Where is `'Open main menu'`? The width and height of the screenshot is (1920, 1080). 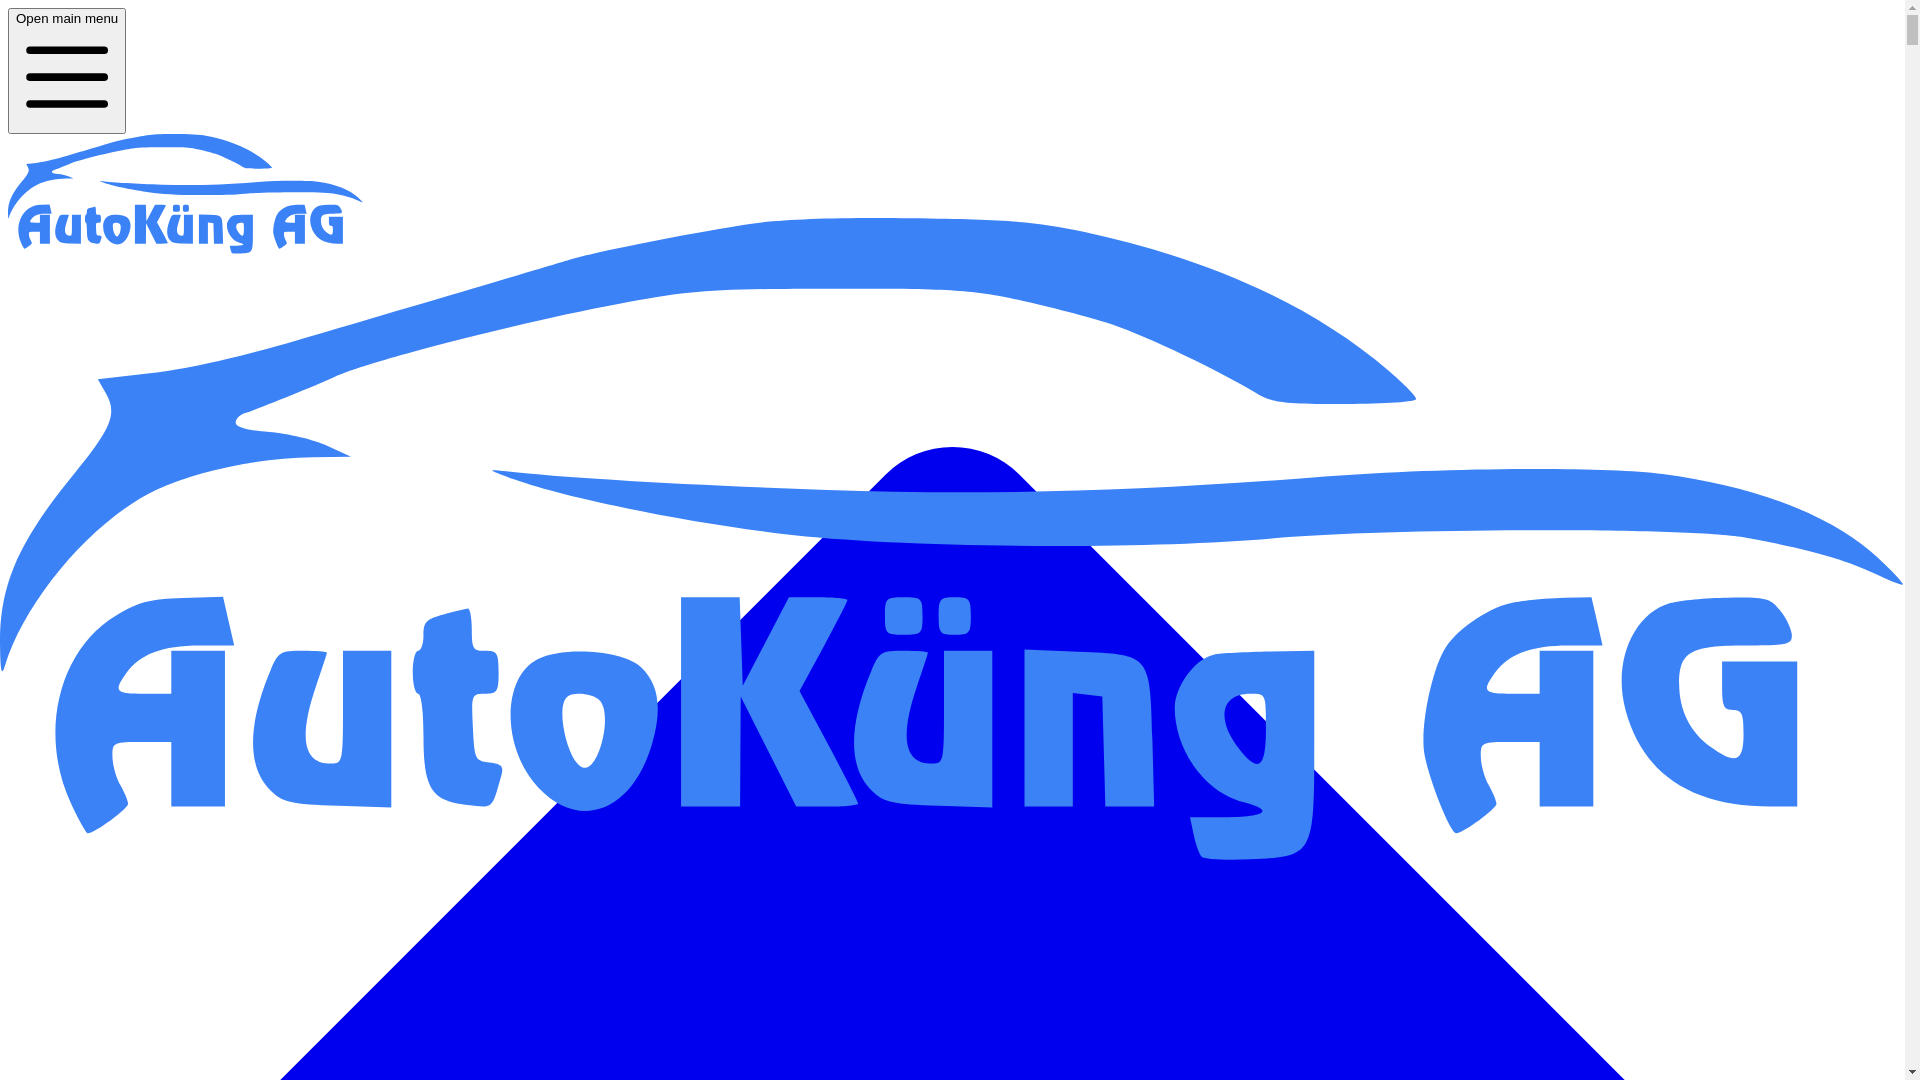
'Open main menu' is located at coordinates (67, 69).